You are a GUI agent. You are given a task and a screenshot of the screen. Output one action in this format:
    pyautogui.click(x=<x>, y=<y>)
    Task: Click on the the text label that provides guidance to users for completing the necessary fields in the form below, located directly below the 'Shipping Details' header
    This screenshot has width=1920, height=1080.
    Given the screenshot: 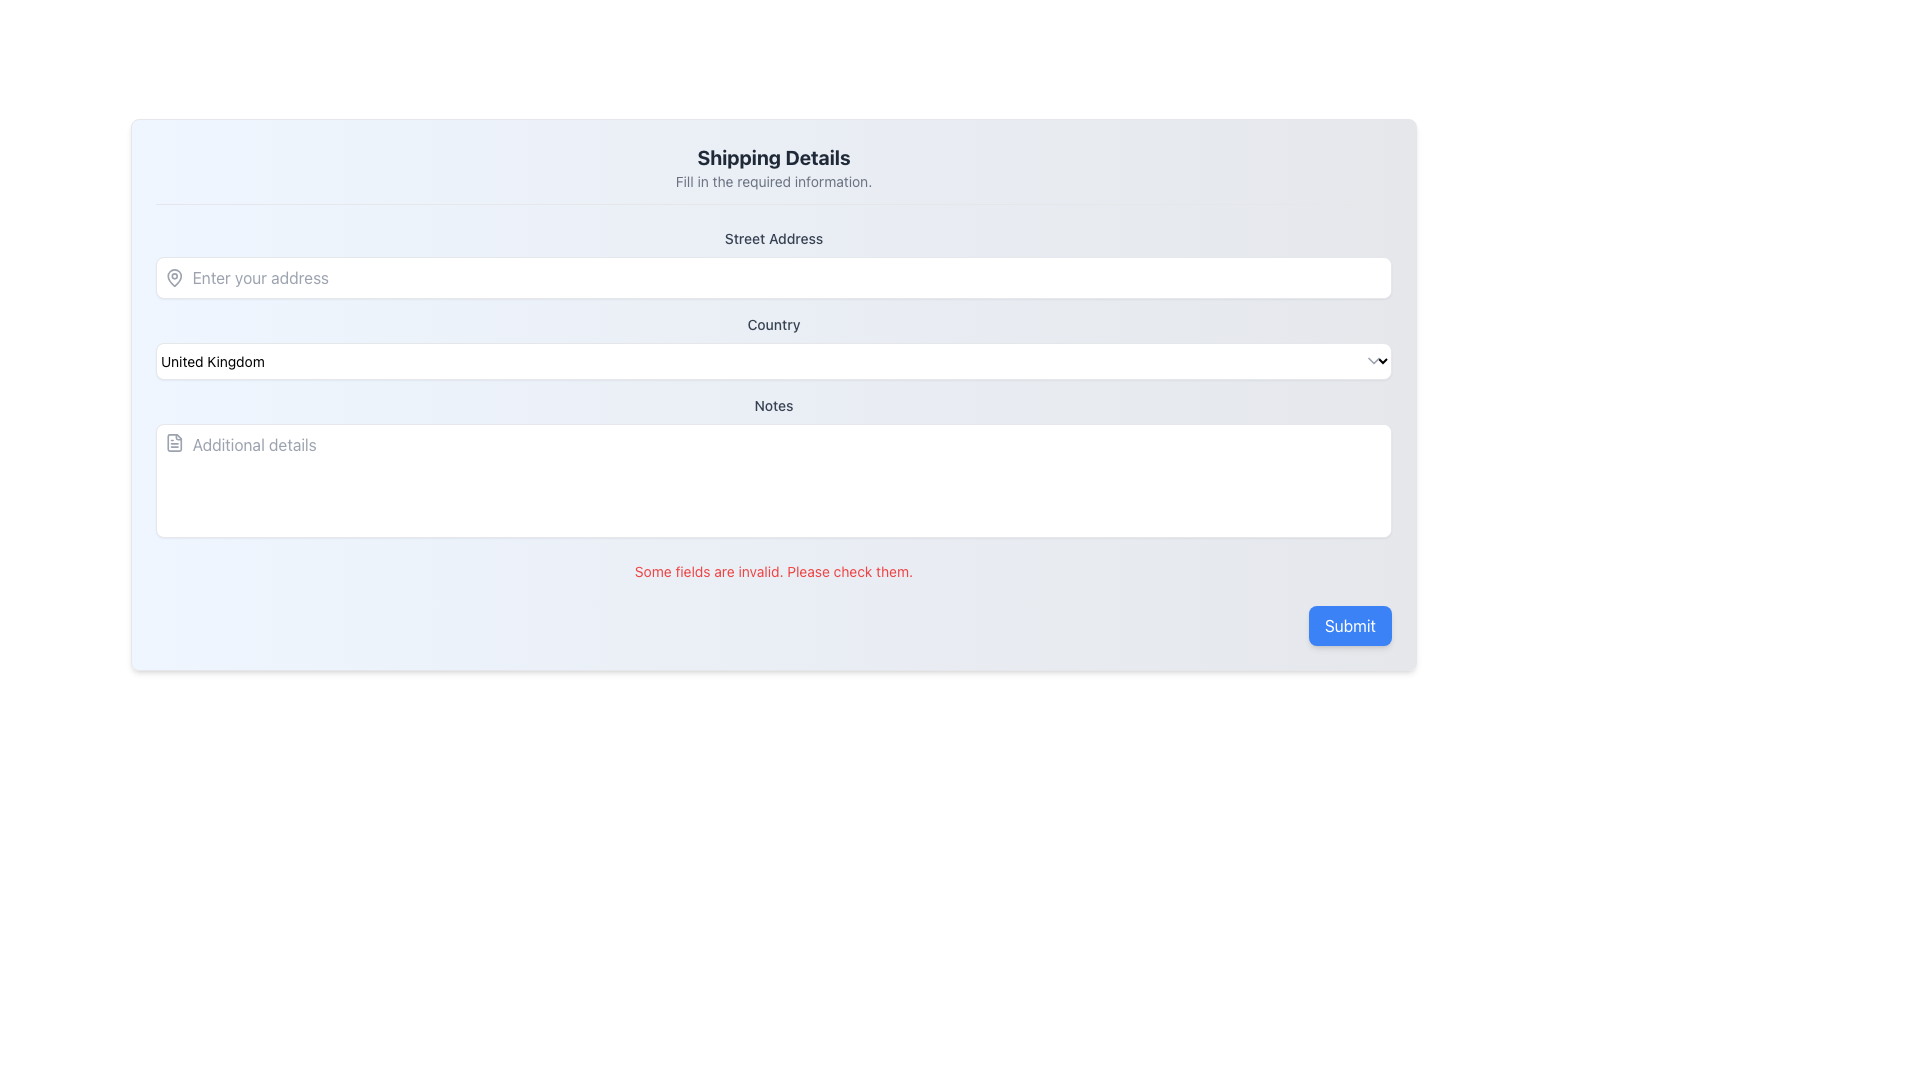 What is the action you would take?
    pyautogui.click(x=772, y=181)
    